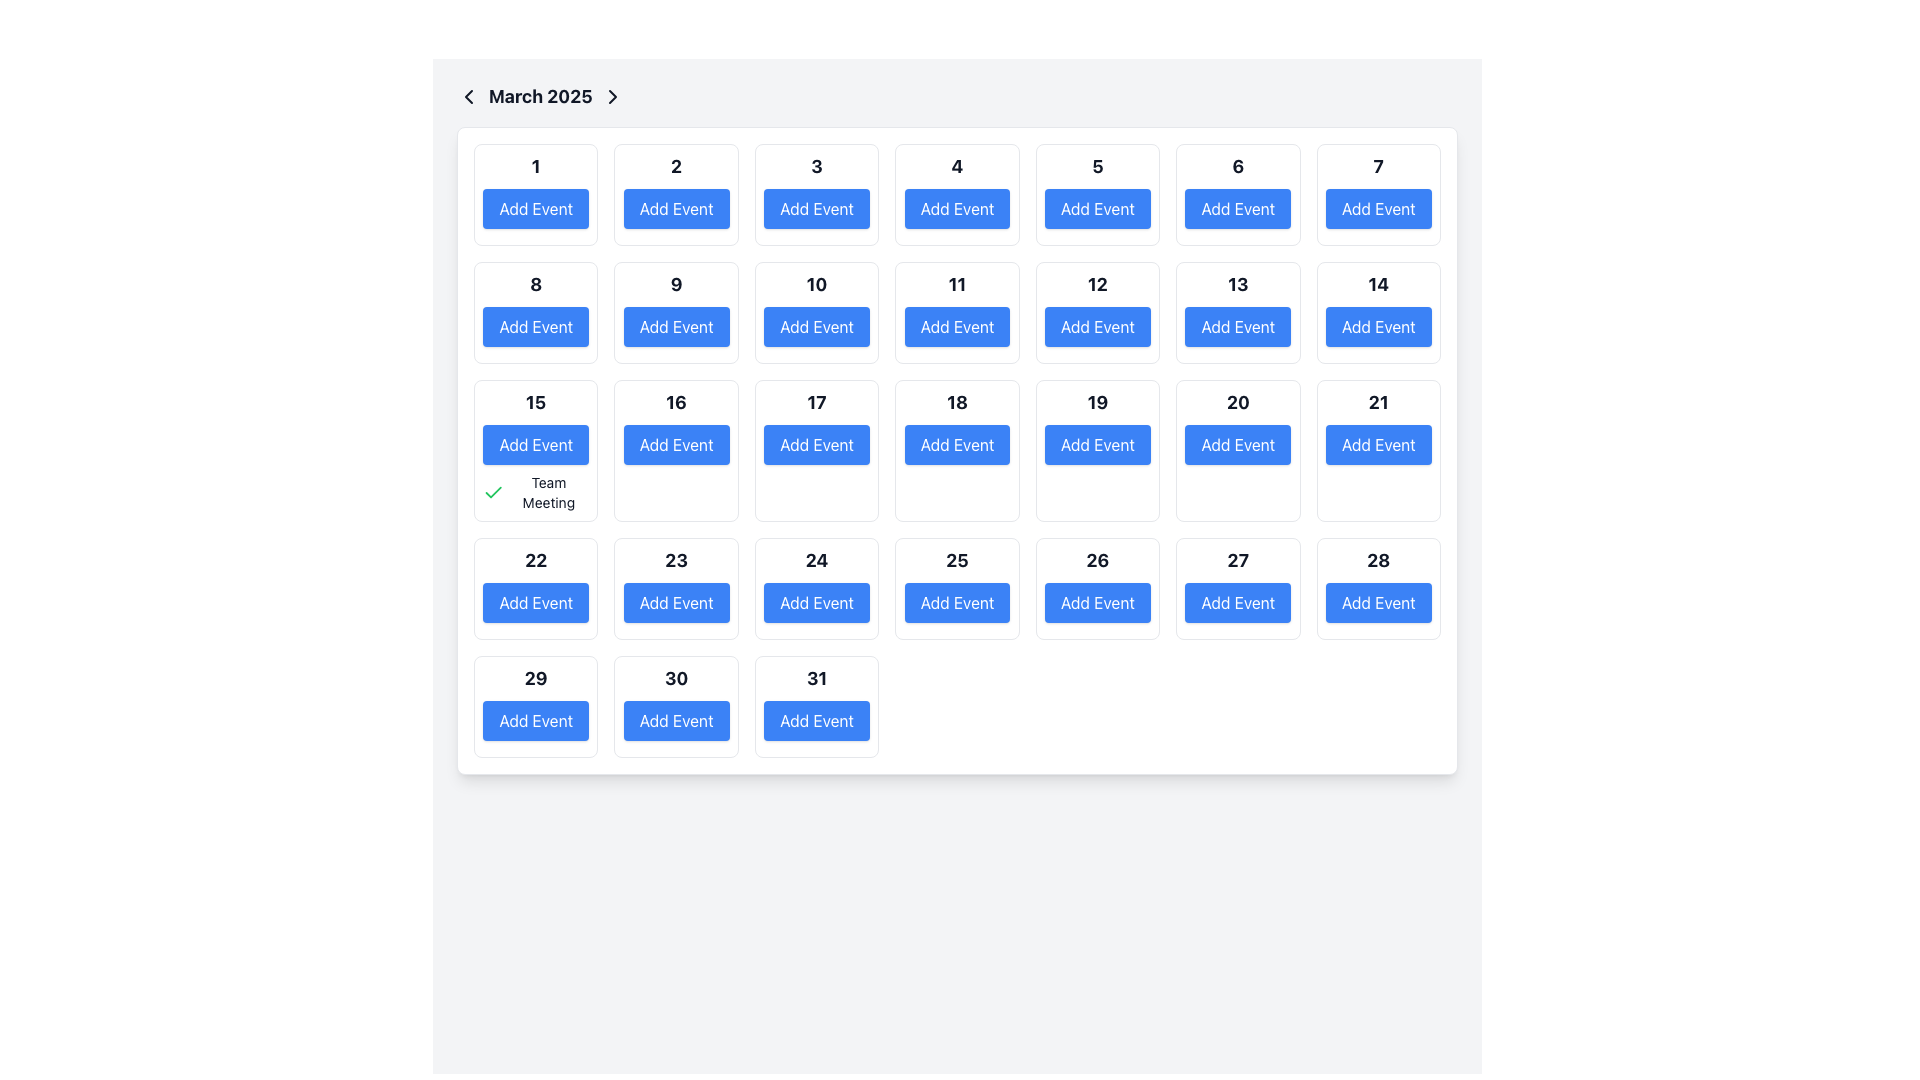 This screenshot has width=1920, height=1080. I want to click on the 'Add Event' button located in the calendar grid under the header 'March 2025', specifically in the fourth column and the first row, to initiate an event addition, so click(956, 208).